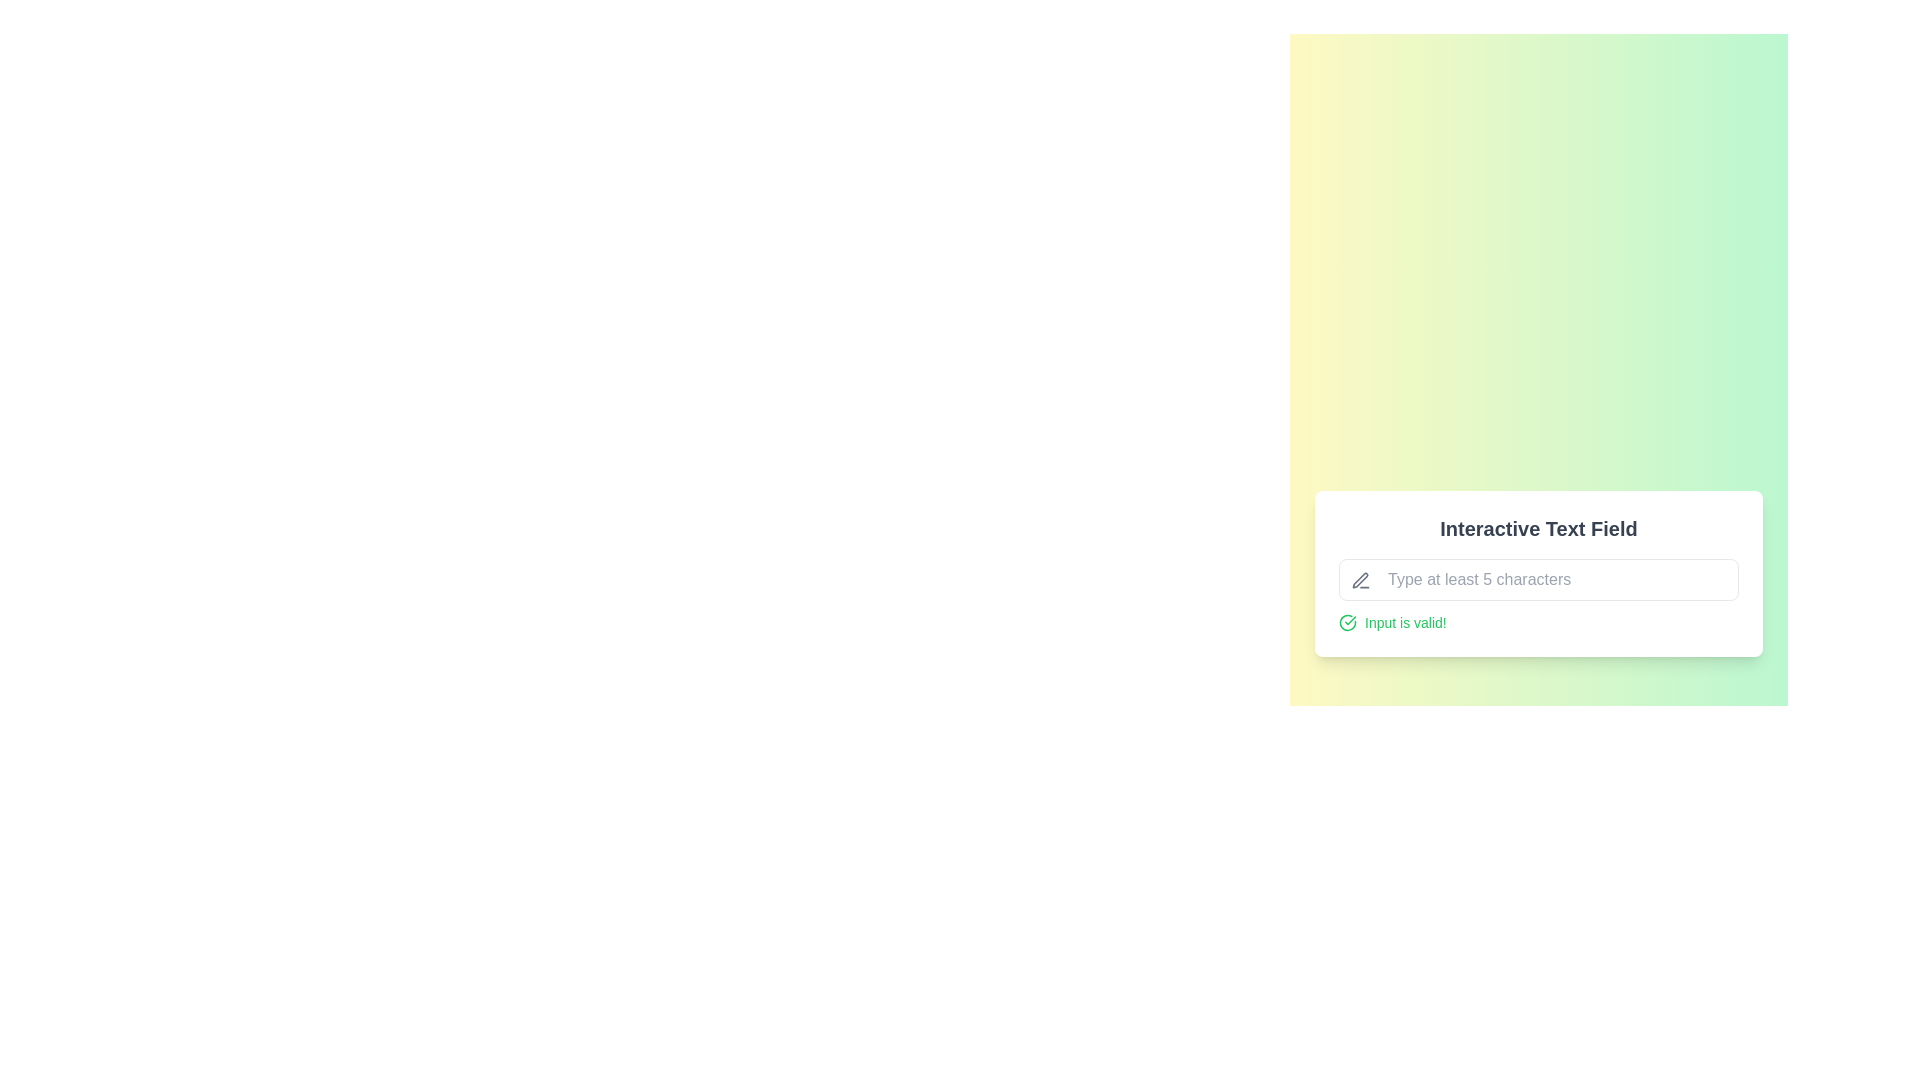 Image resolution: width=1920 pixels, height=1080 pixels. What do you see at coordinates (1360, 581) in the screenshot?
I see `the pen icon located at the top-left corner of the text input field` at bounding box center [1360, 581].